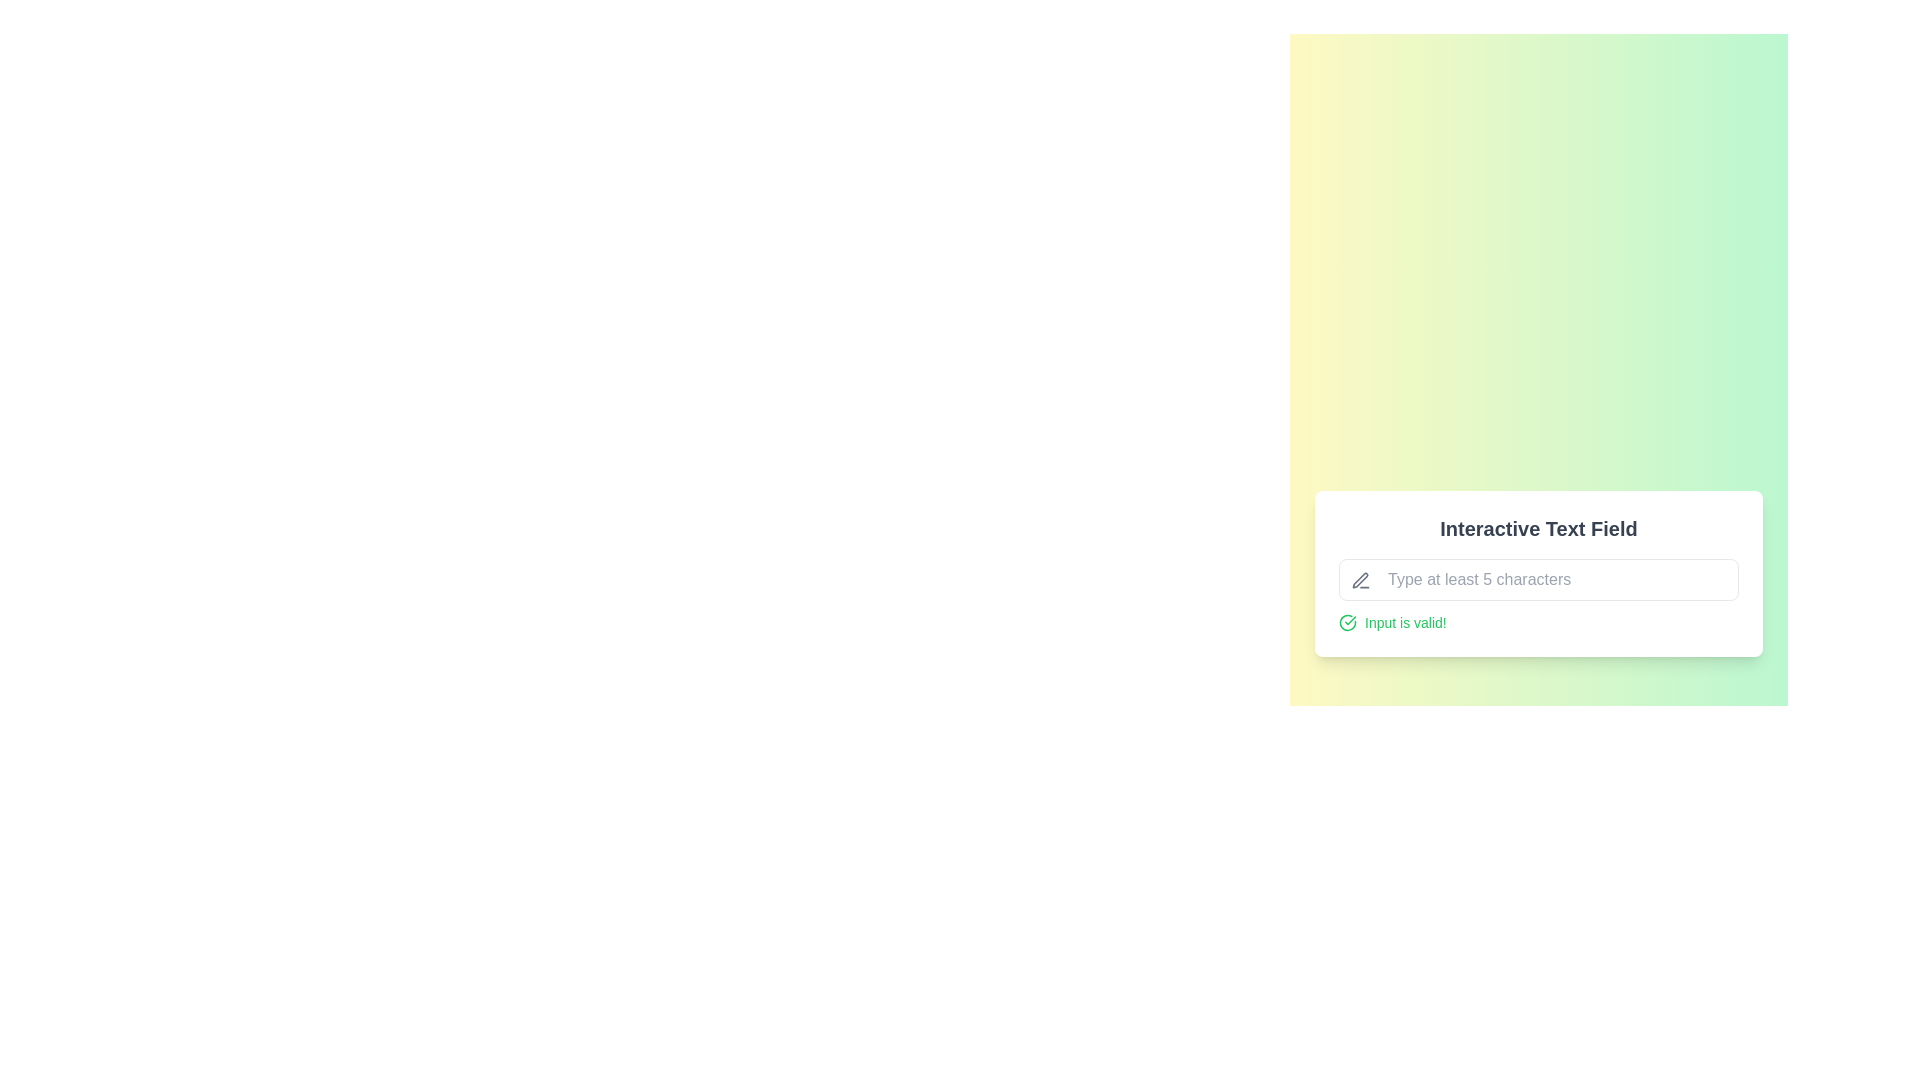 Image resolution: width=1920 pixels, height=1080 pixels. What do you see at coordinates (1360, 581) in the screenshot?
I see `the pen icon located at the top-left corner of the text input field` at bounding box center [1360, 581].